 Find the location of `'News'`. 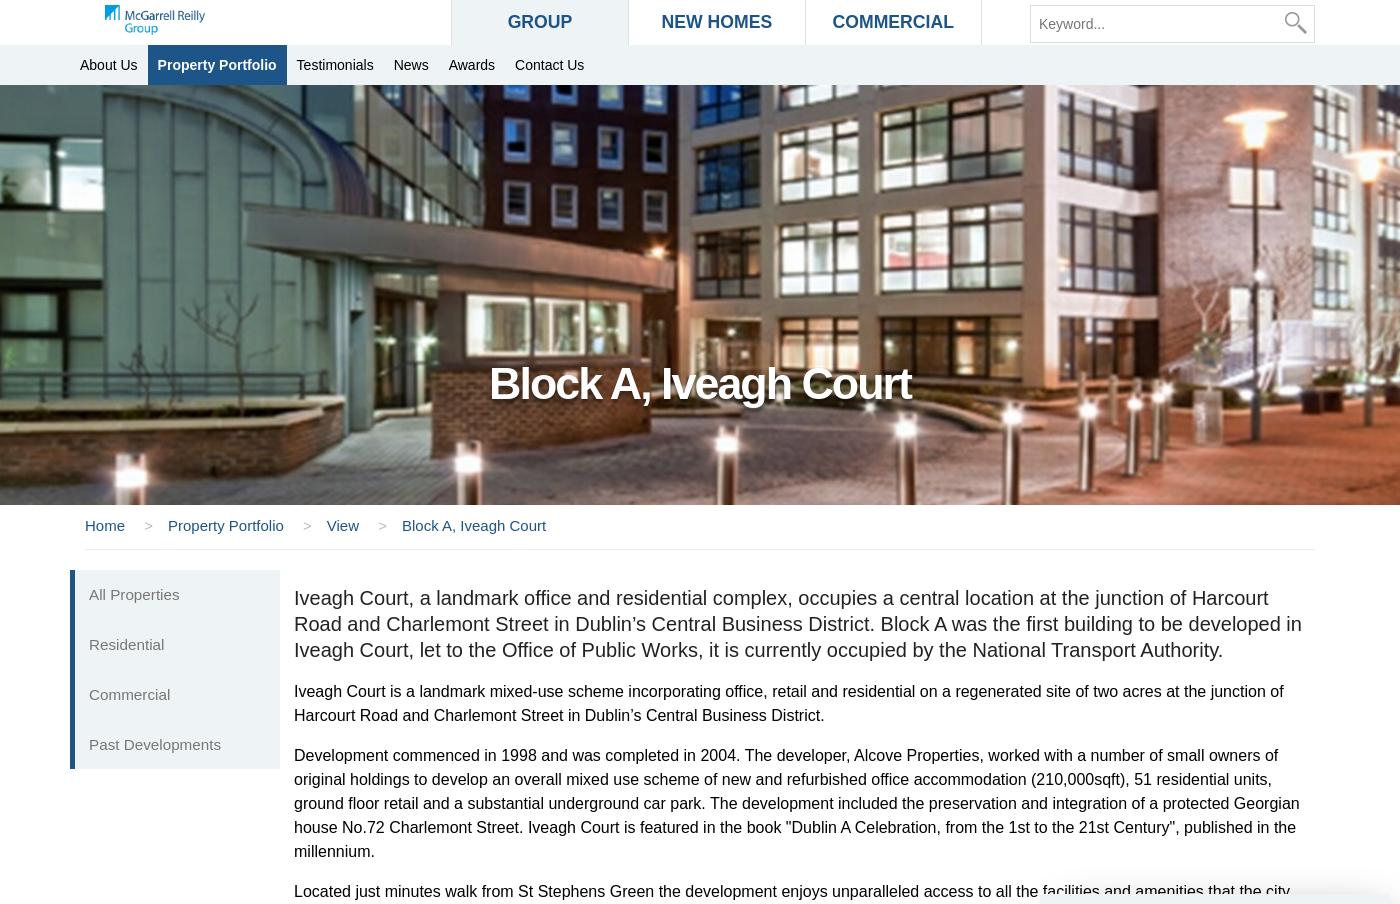

'News' is located at coordinates (410, 64).